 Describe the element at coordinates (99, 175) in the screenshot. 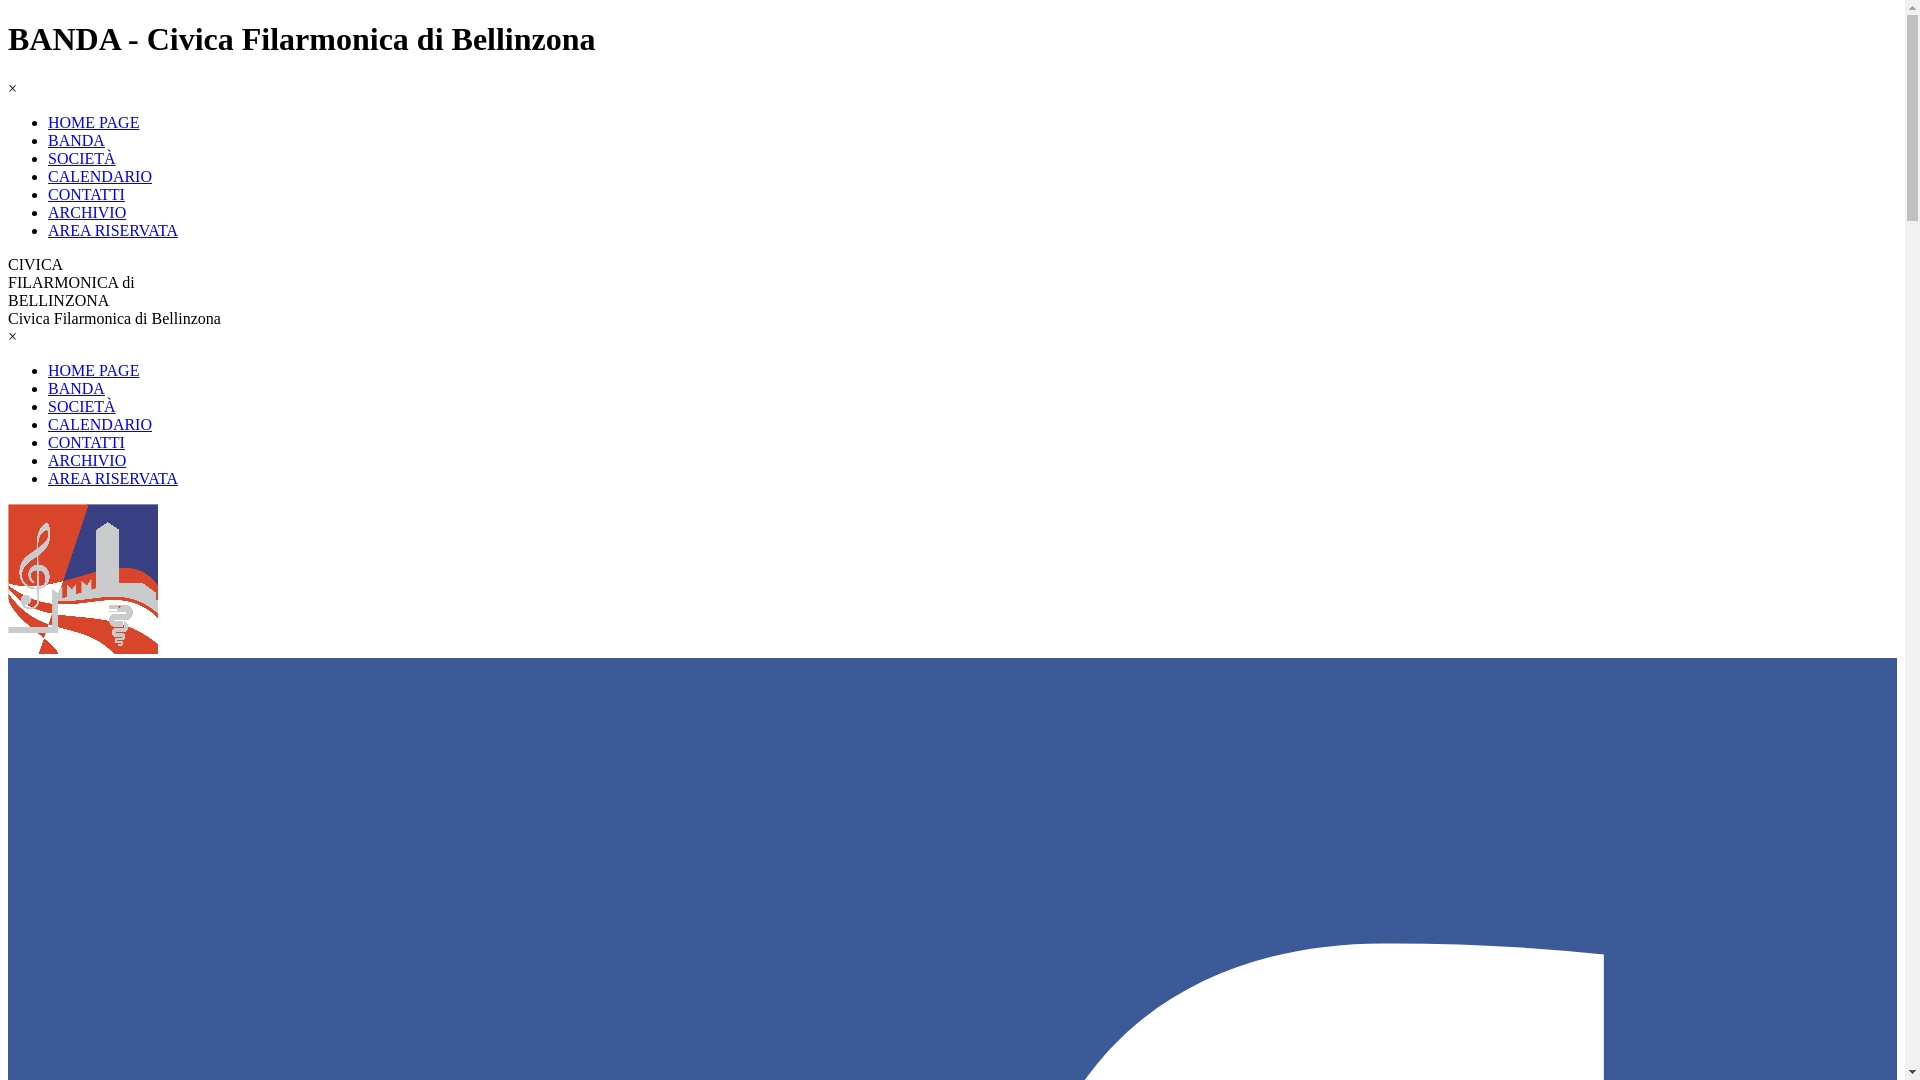

I see `'CALENDARIO'` at that location.